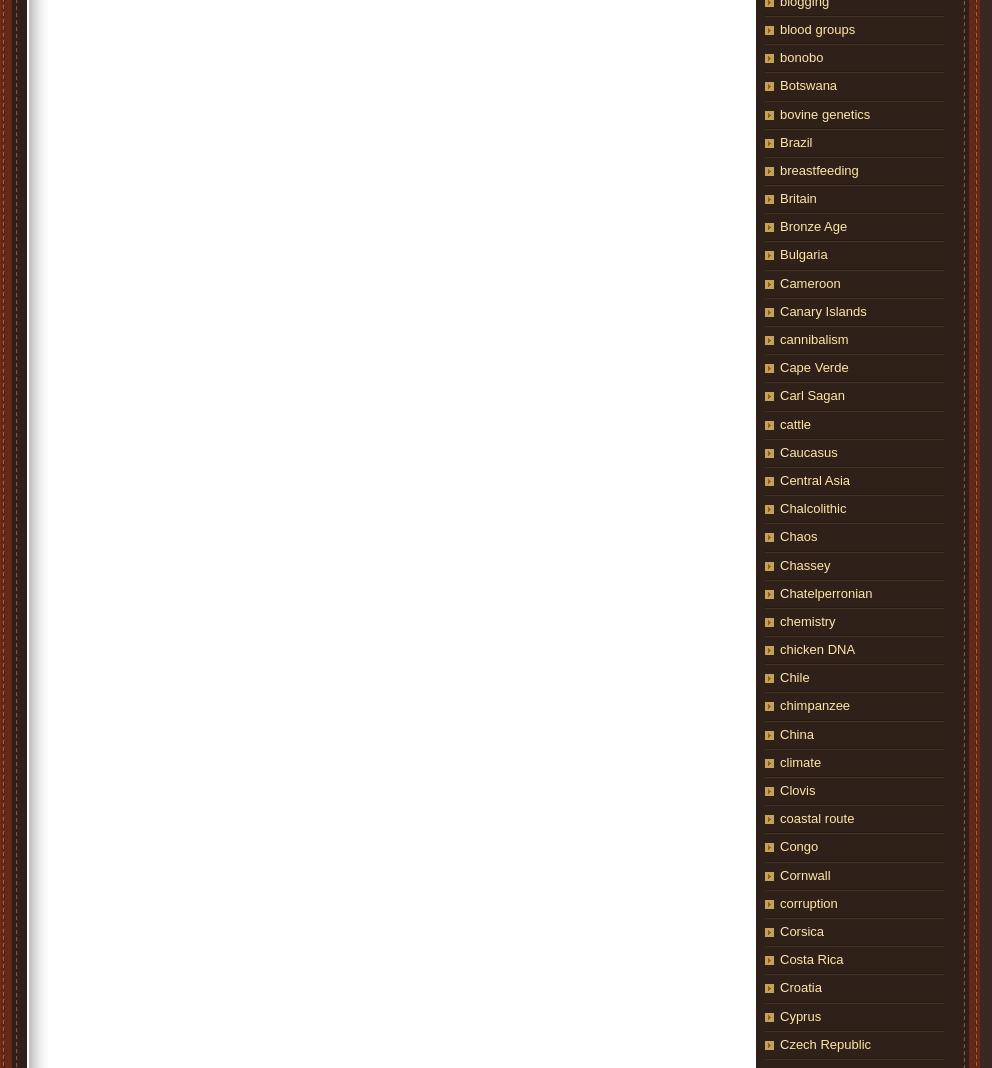 The height and width of the screenshot is (1068, 992). I want to click on 'Croatia', so click(800, 987).